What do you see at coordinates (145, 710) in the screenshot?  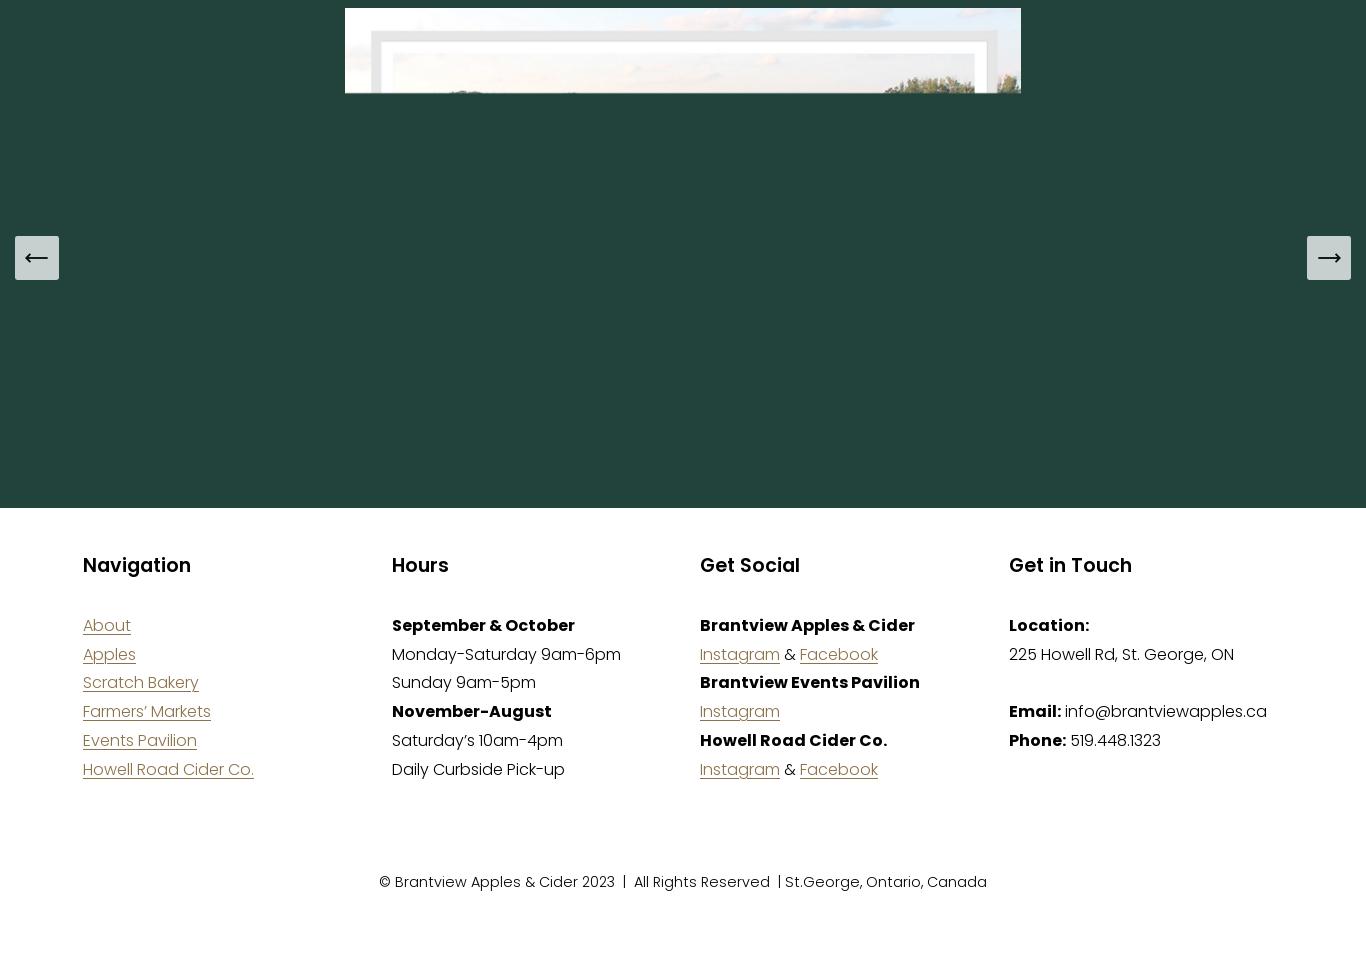 I see `'Farmers’ Markets'` at bounding box center [145, 710].